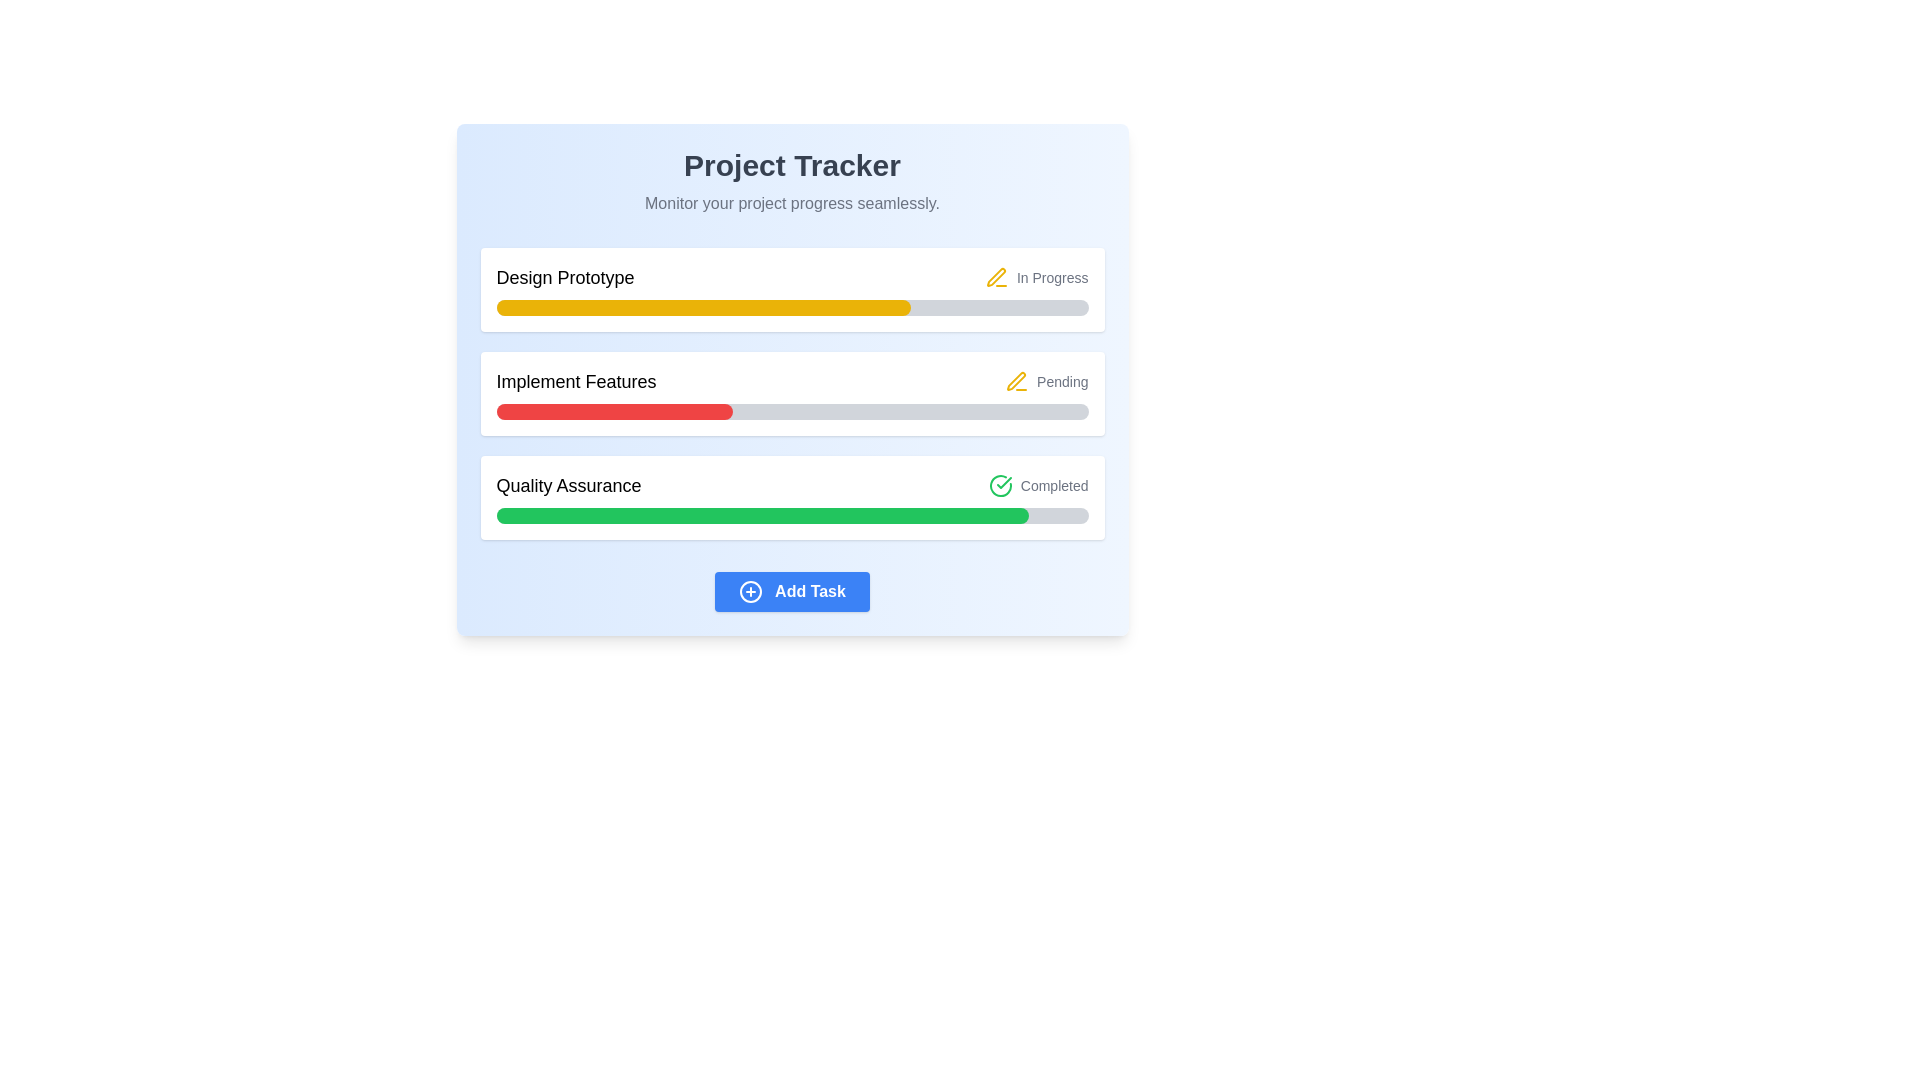 The width and height of the screenshot is (1920, 1080). I want to click on the 'Add Task' button, which is a rectangular button with rounded corners, styled with a blue background and white text, located below the progress tracking sections, so click(791, 590).